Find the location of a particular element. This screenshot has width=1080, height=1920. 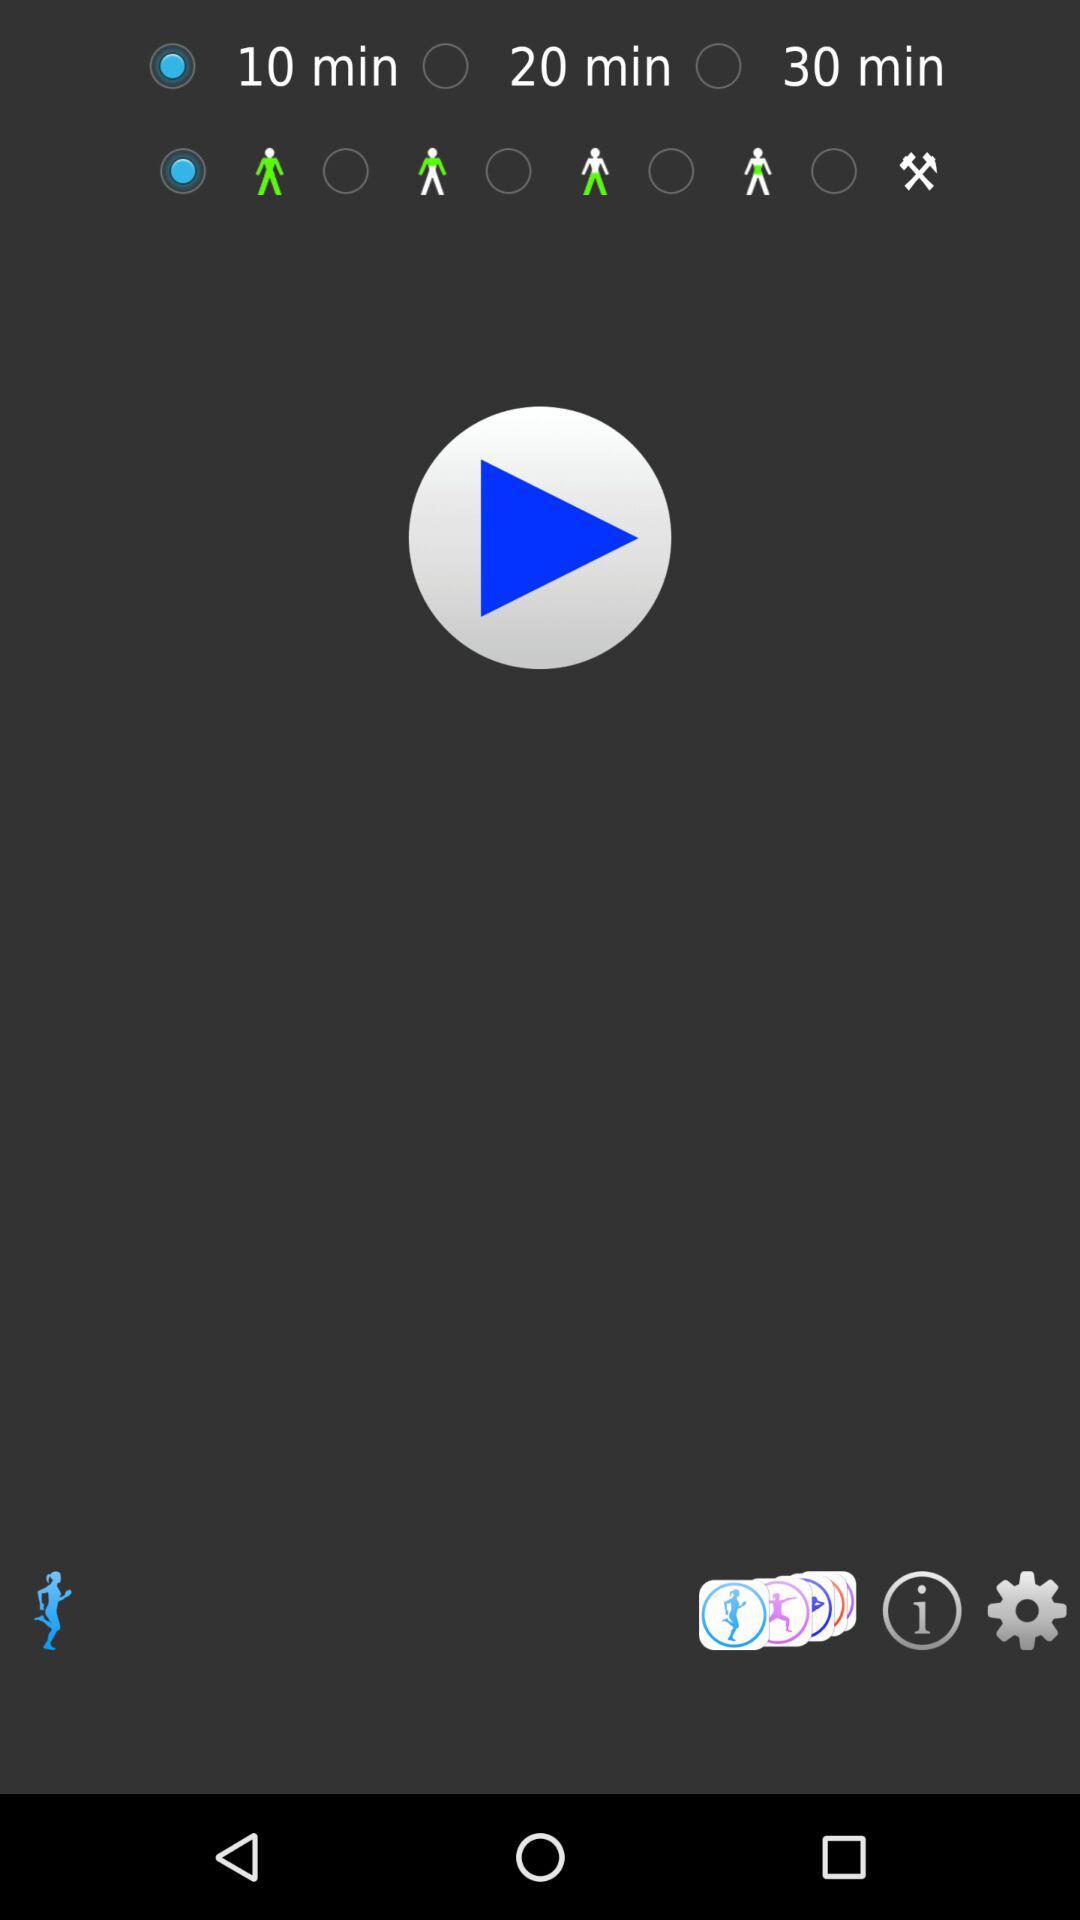

start video is located at coordinates (540, 537).